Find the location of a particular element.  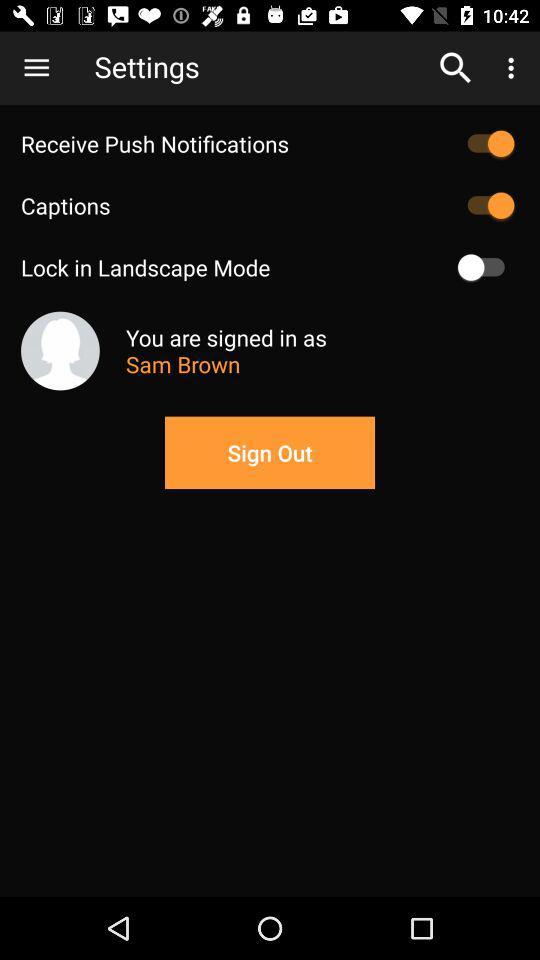

settings is located at coordinates (260, 67).